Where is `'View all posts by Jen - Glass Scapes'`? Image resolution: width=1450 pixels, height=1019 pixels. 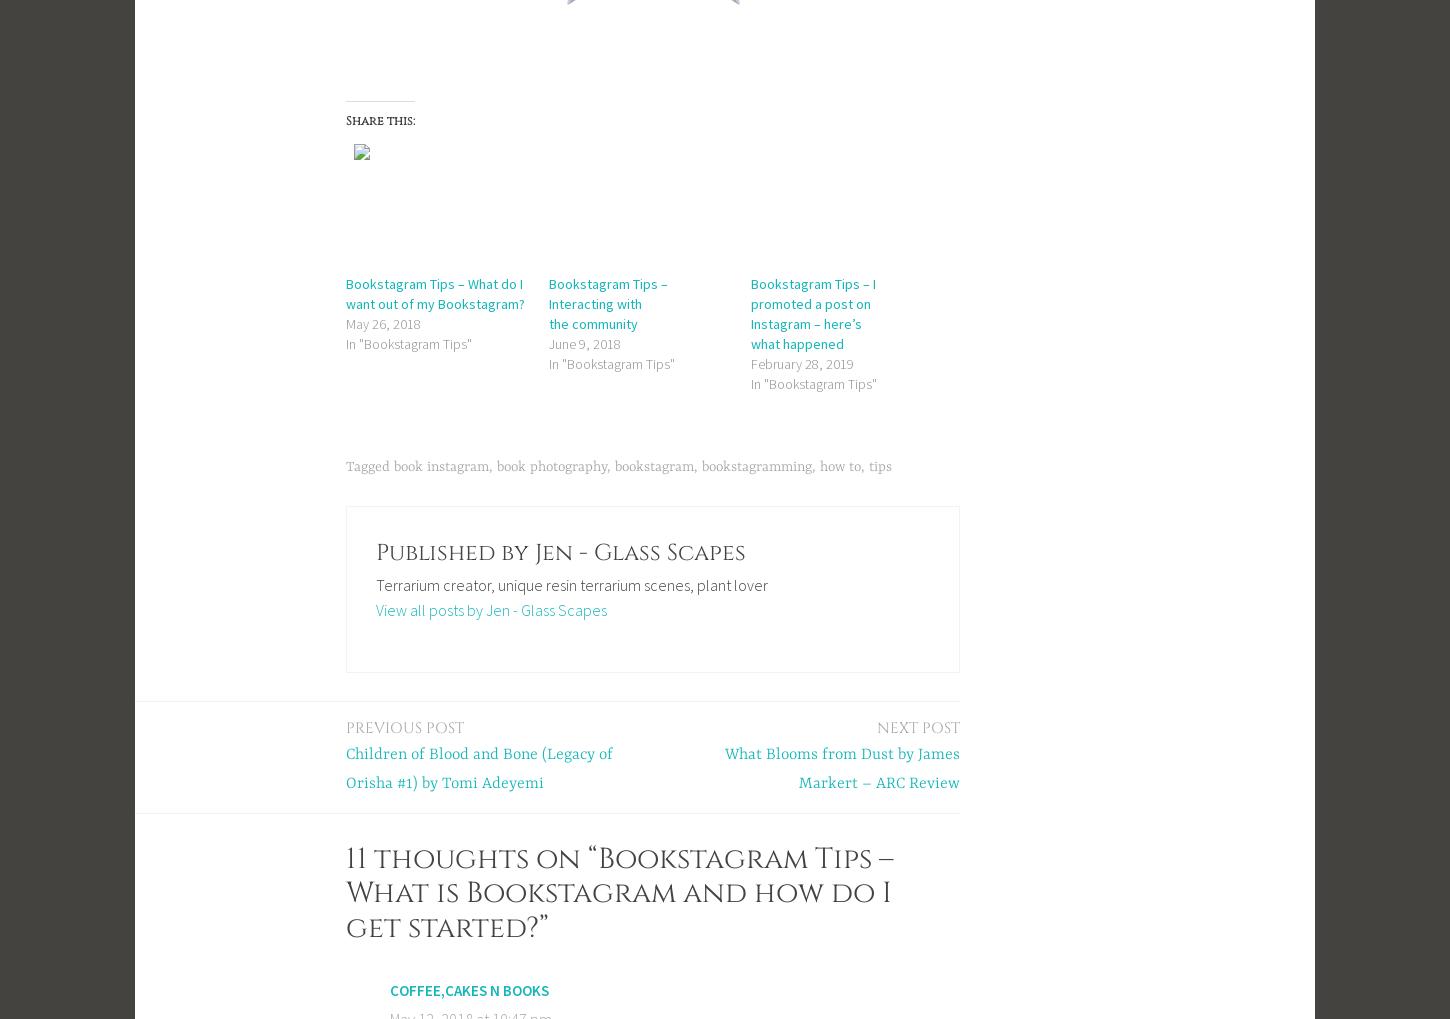
'View all posts by Jen - Glass Scapes' is located at coordinates (490, 609).